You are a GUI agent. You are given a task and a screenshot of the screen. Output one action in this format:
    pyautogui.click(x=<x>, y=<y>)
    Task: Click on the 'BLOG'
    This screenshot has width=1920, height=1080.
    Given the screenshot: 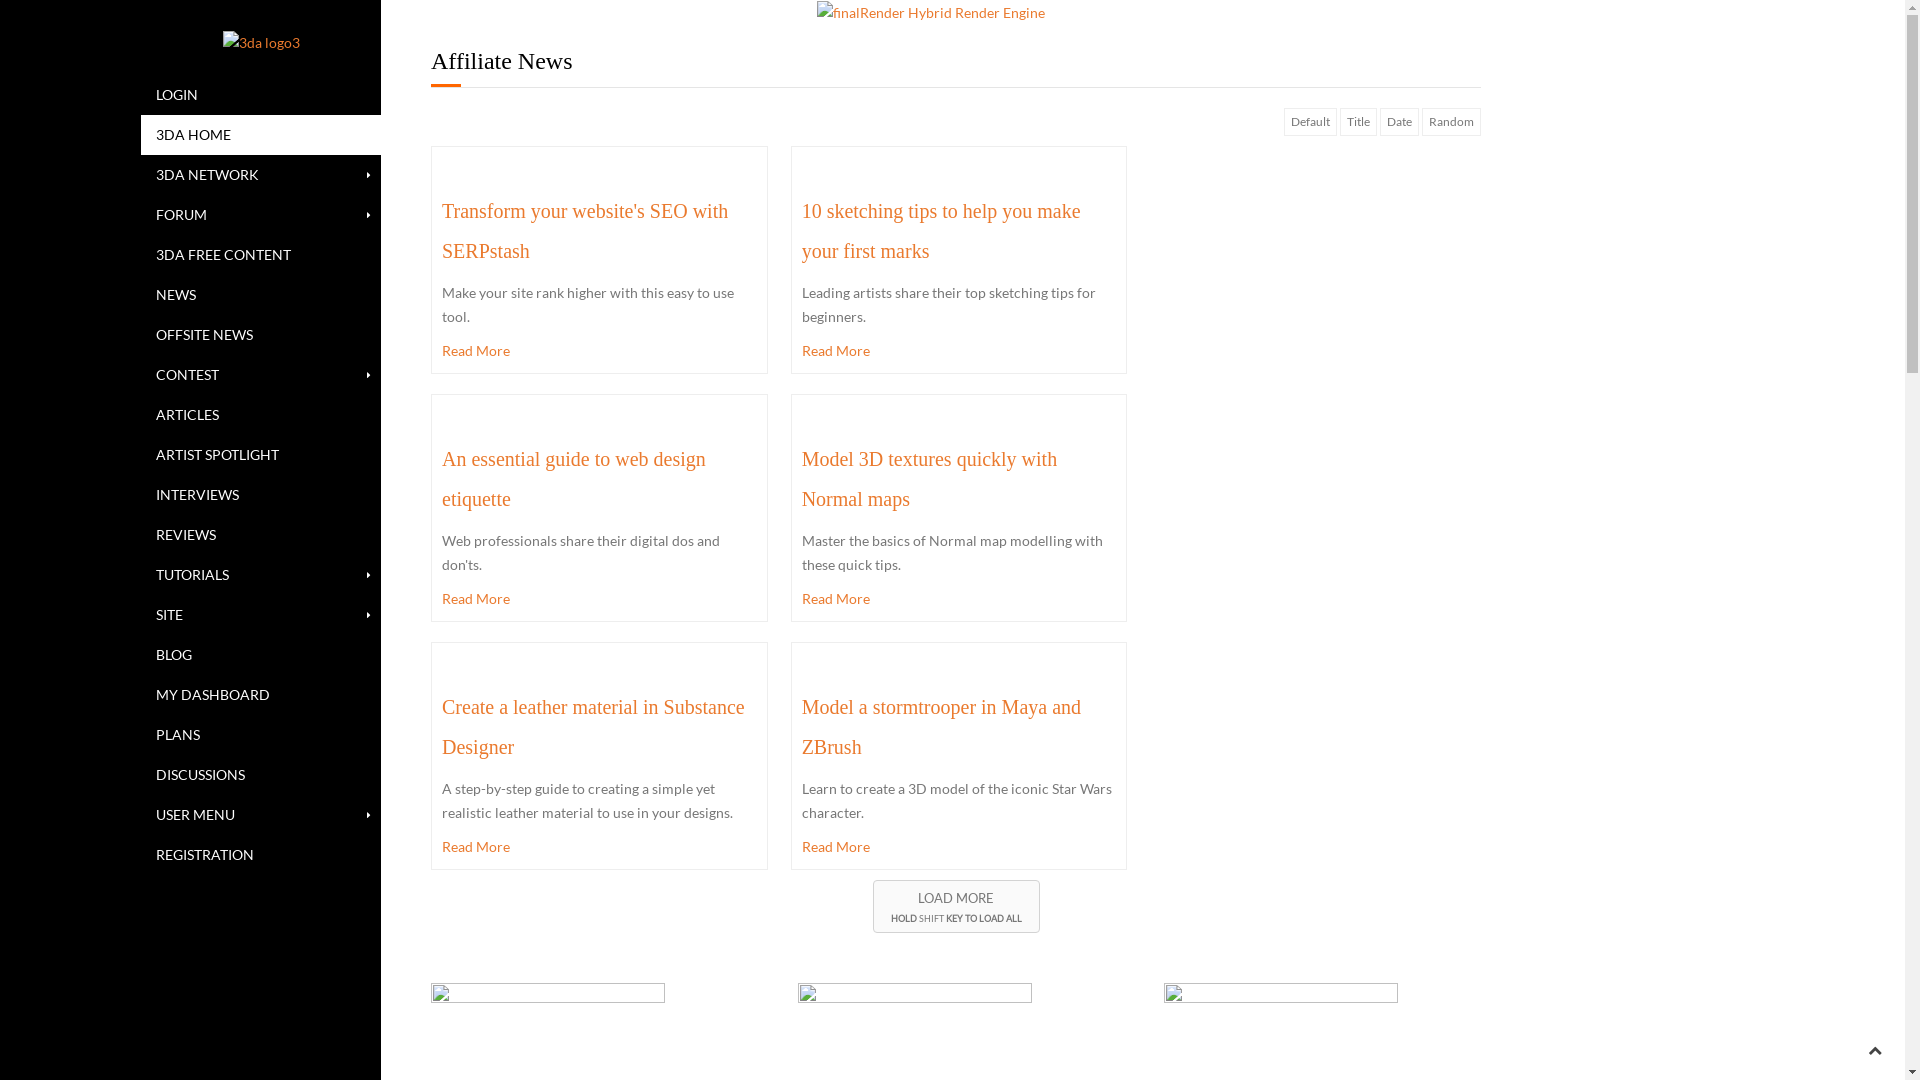 What is the action you would take?
    pyautogui.click(x=139, y=655)
    